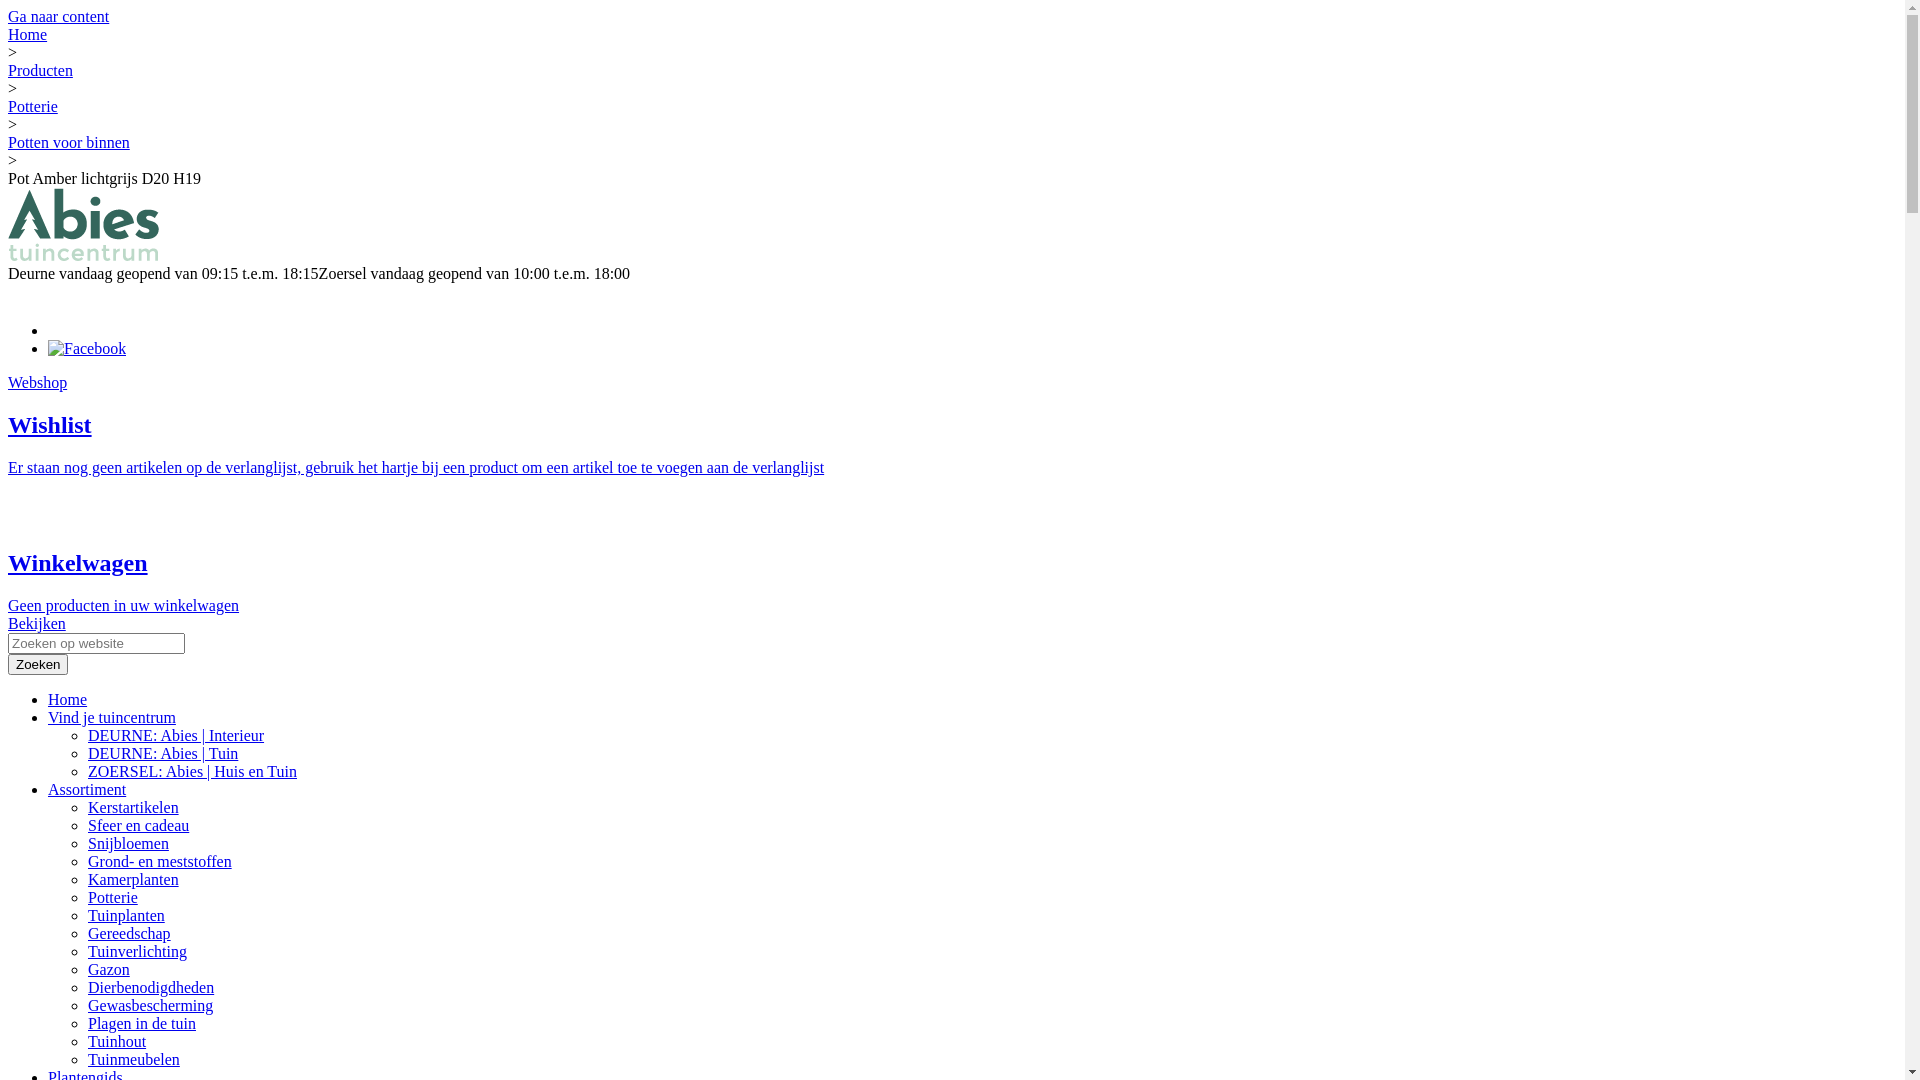 The height and width of the screenshot is (1080, 1920). Describe the element at coordinates (86, 806) in the screenshot. I see `'Kerstartikelen'` at that location.